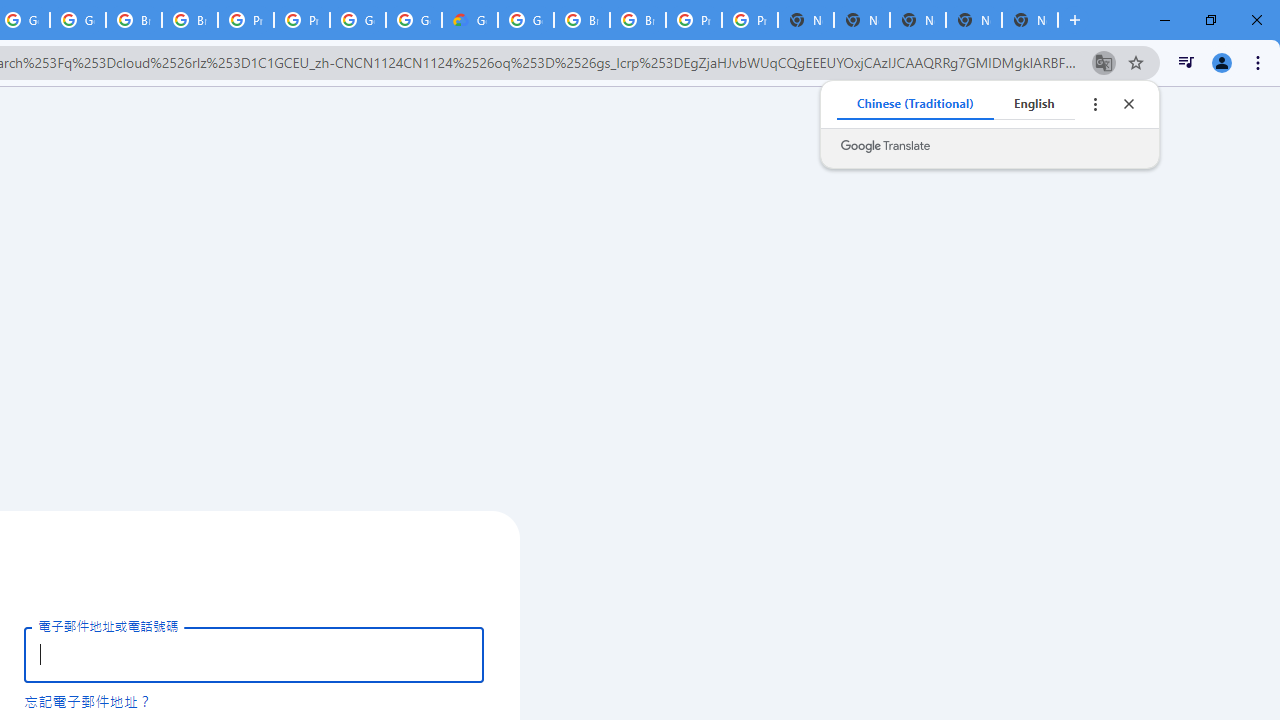 The image size is (1280, 720). I want to click on 'Translate options', so click(1094, 104).